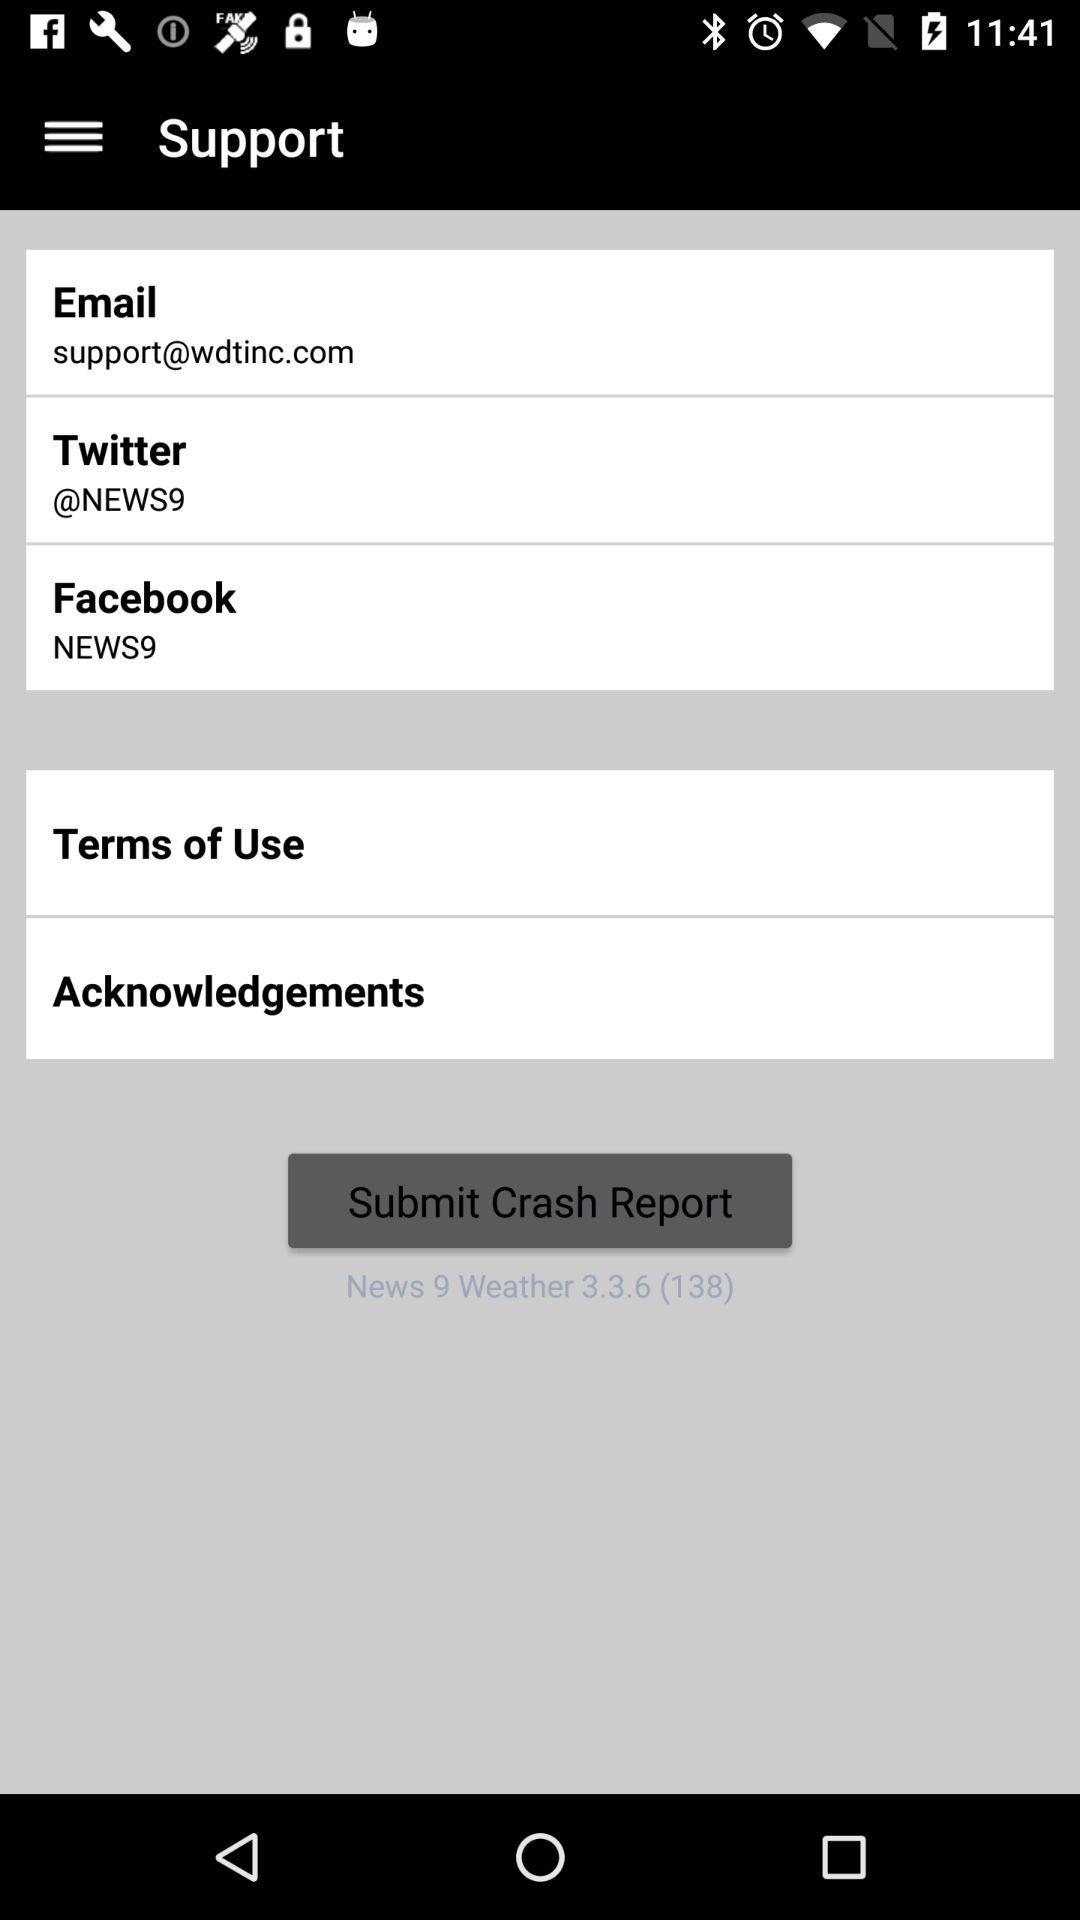  I want to click on twitter, so click(358, 447).